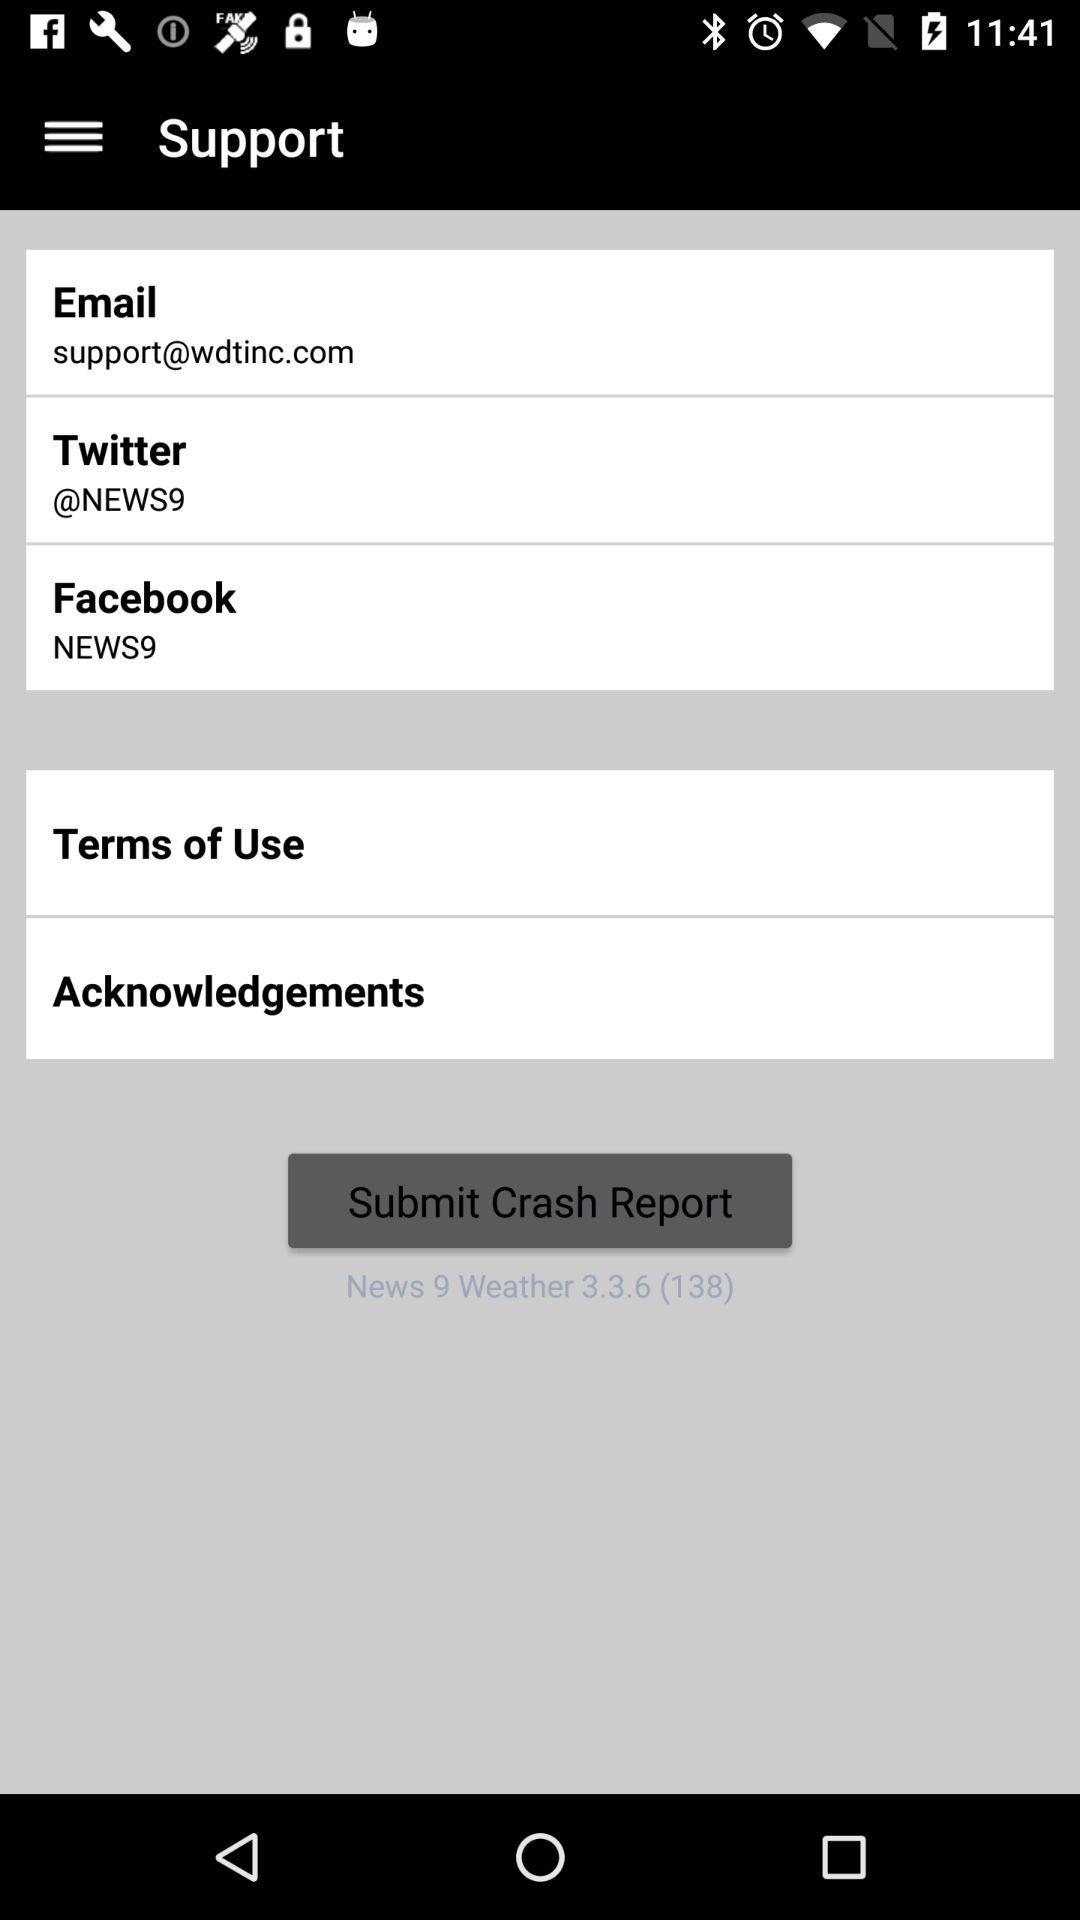  I want to click on twitter, so click(358, 447).